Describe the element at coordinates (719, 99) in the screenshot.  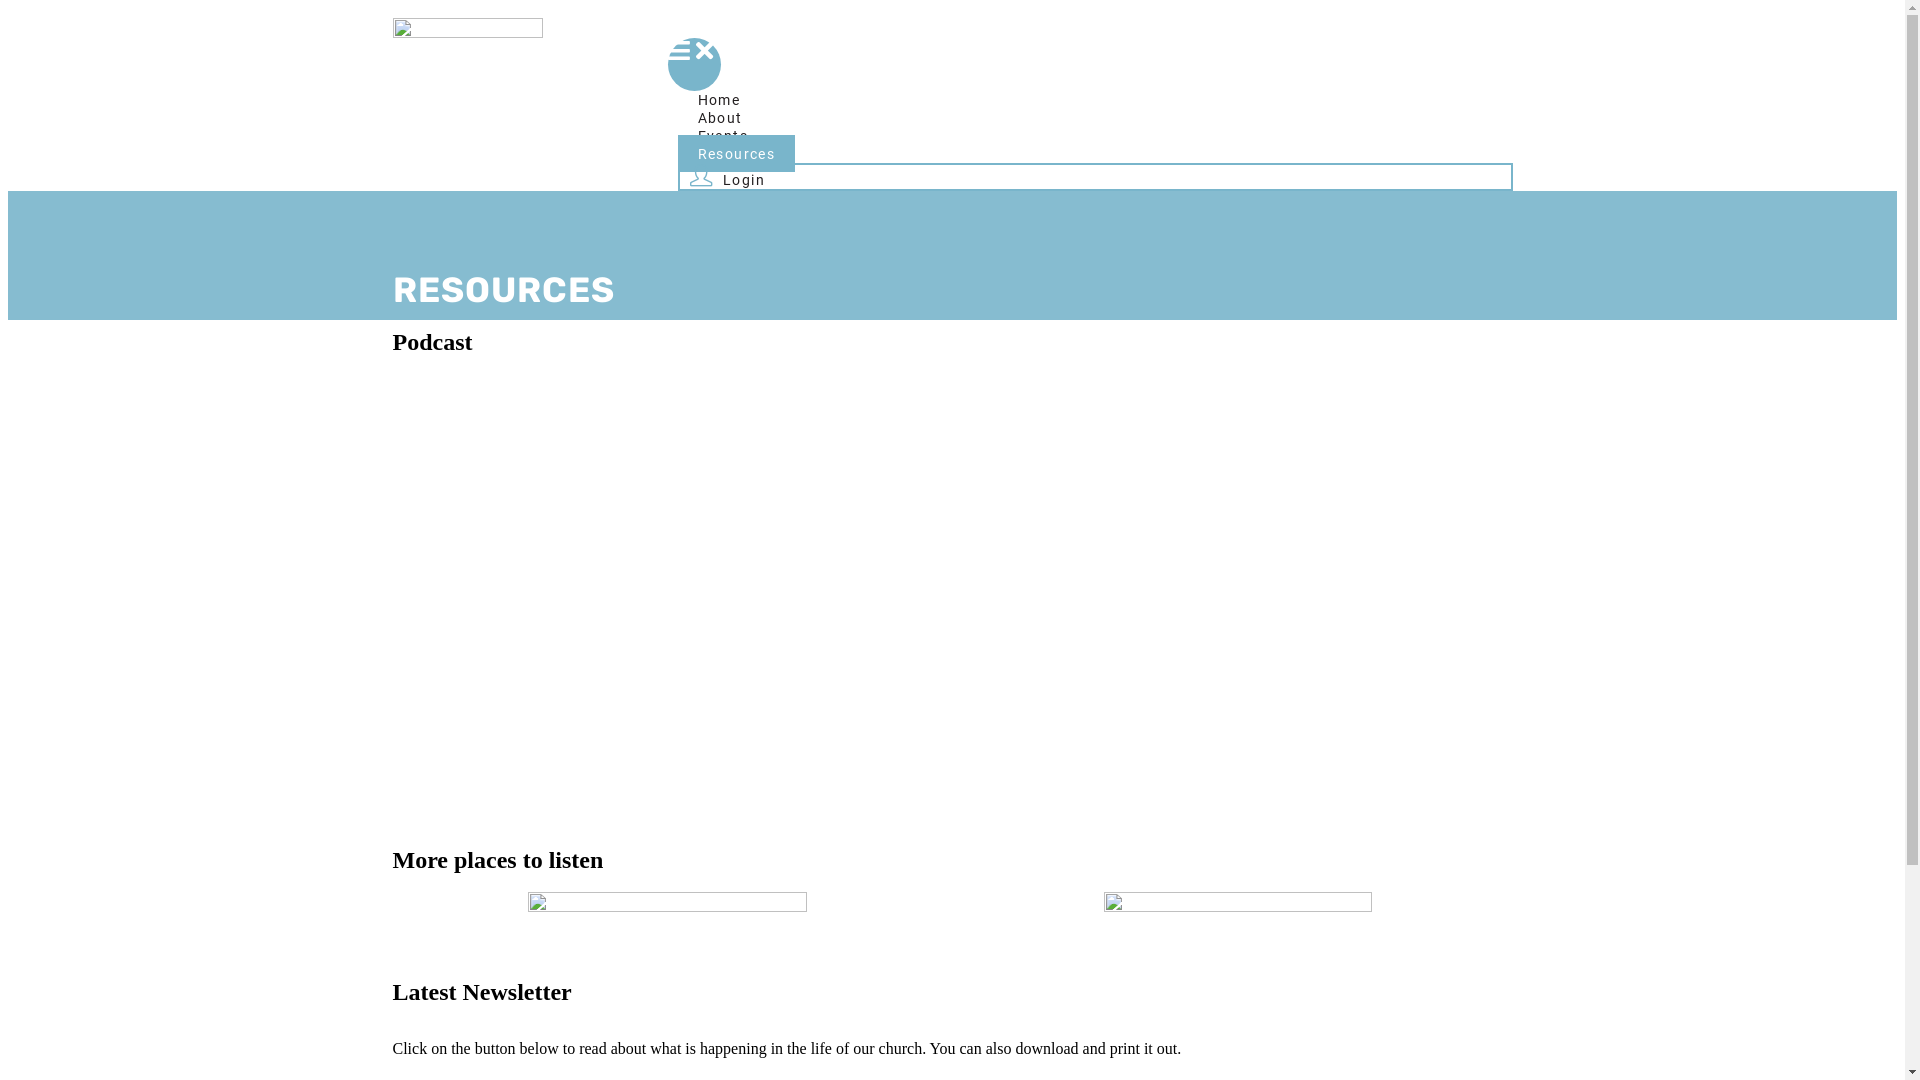
I see `'Home'` at that location.